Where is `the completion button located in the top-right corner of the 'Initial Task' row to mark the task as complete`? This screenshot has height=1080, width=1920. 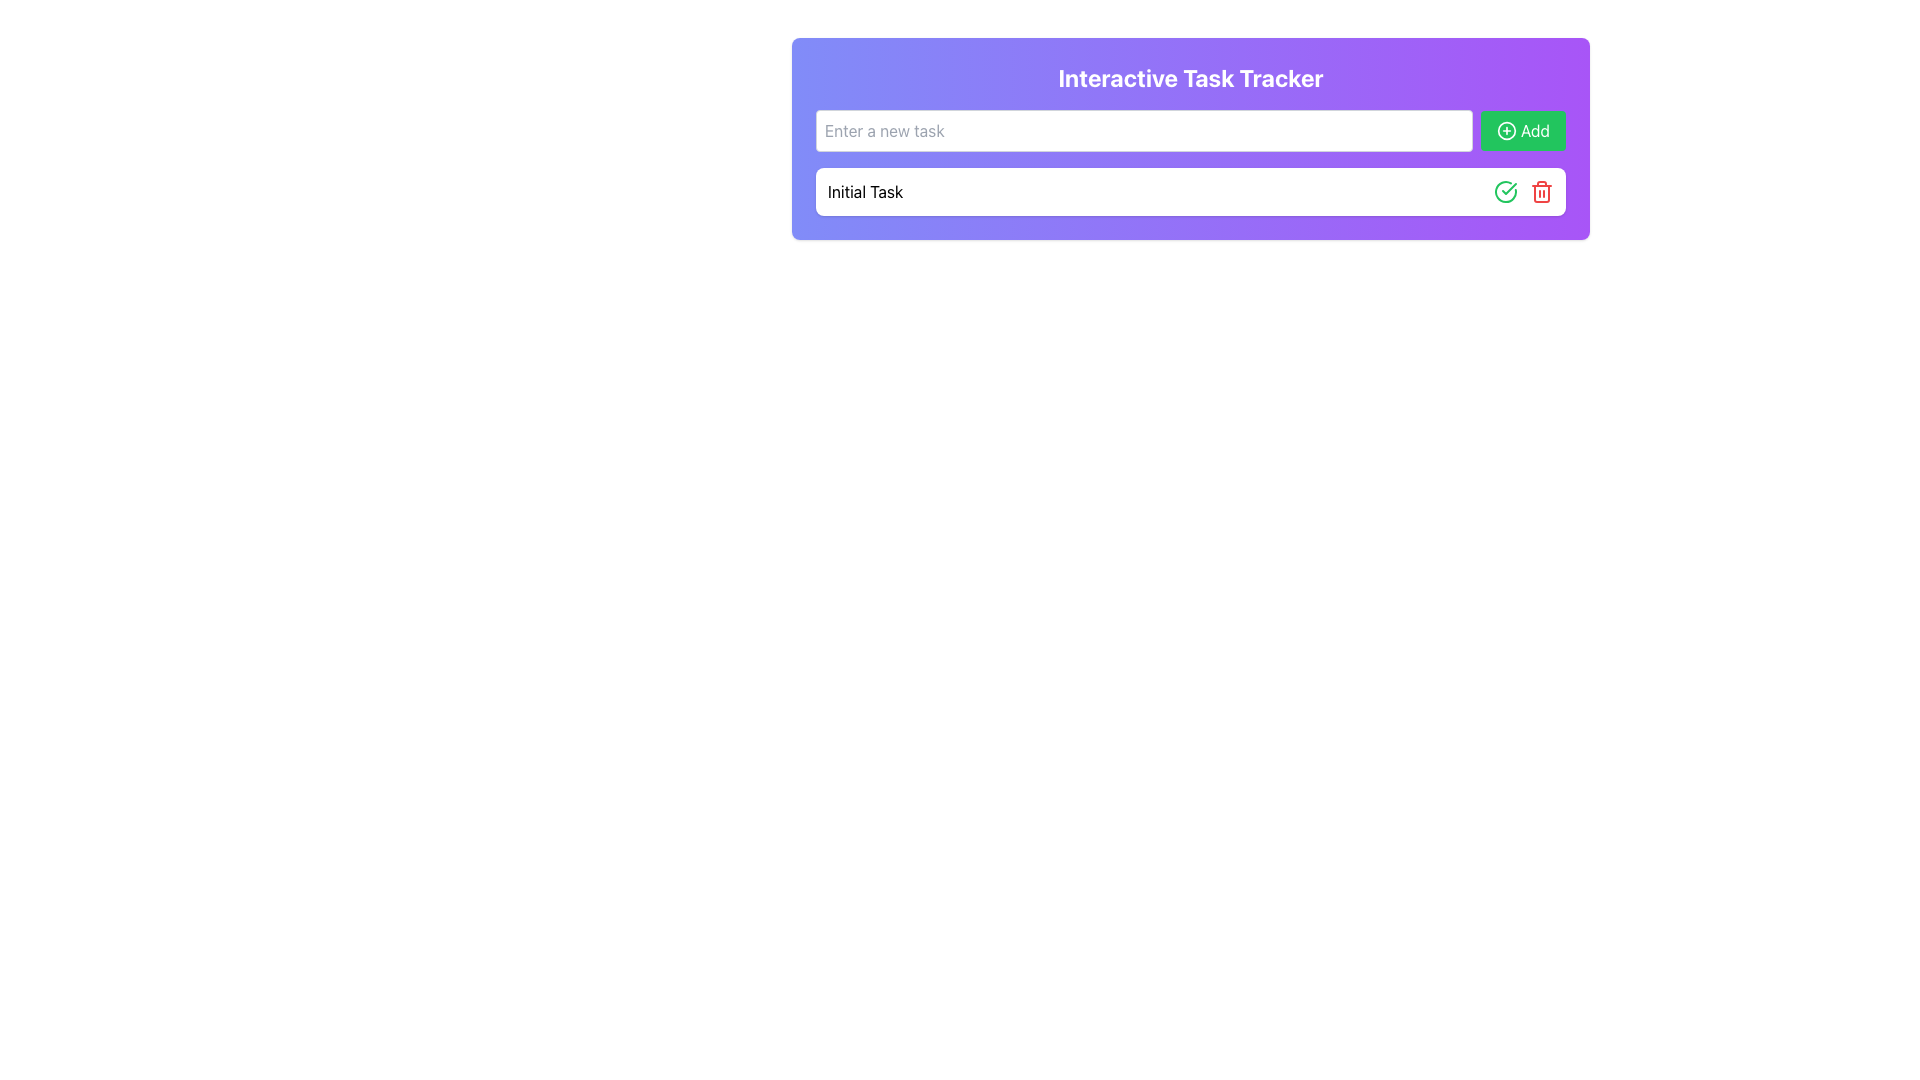
the completion button located in the top-right corner of the 'Initial Task' row to mark the task as complete is located at coordinates (1506, 192).